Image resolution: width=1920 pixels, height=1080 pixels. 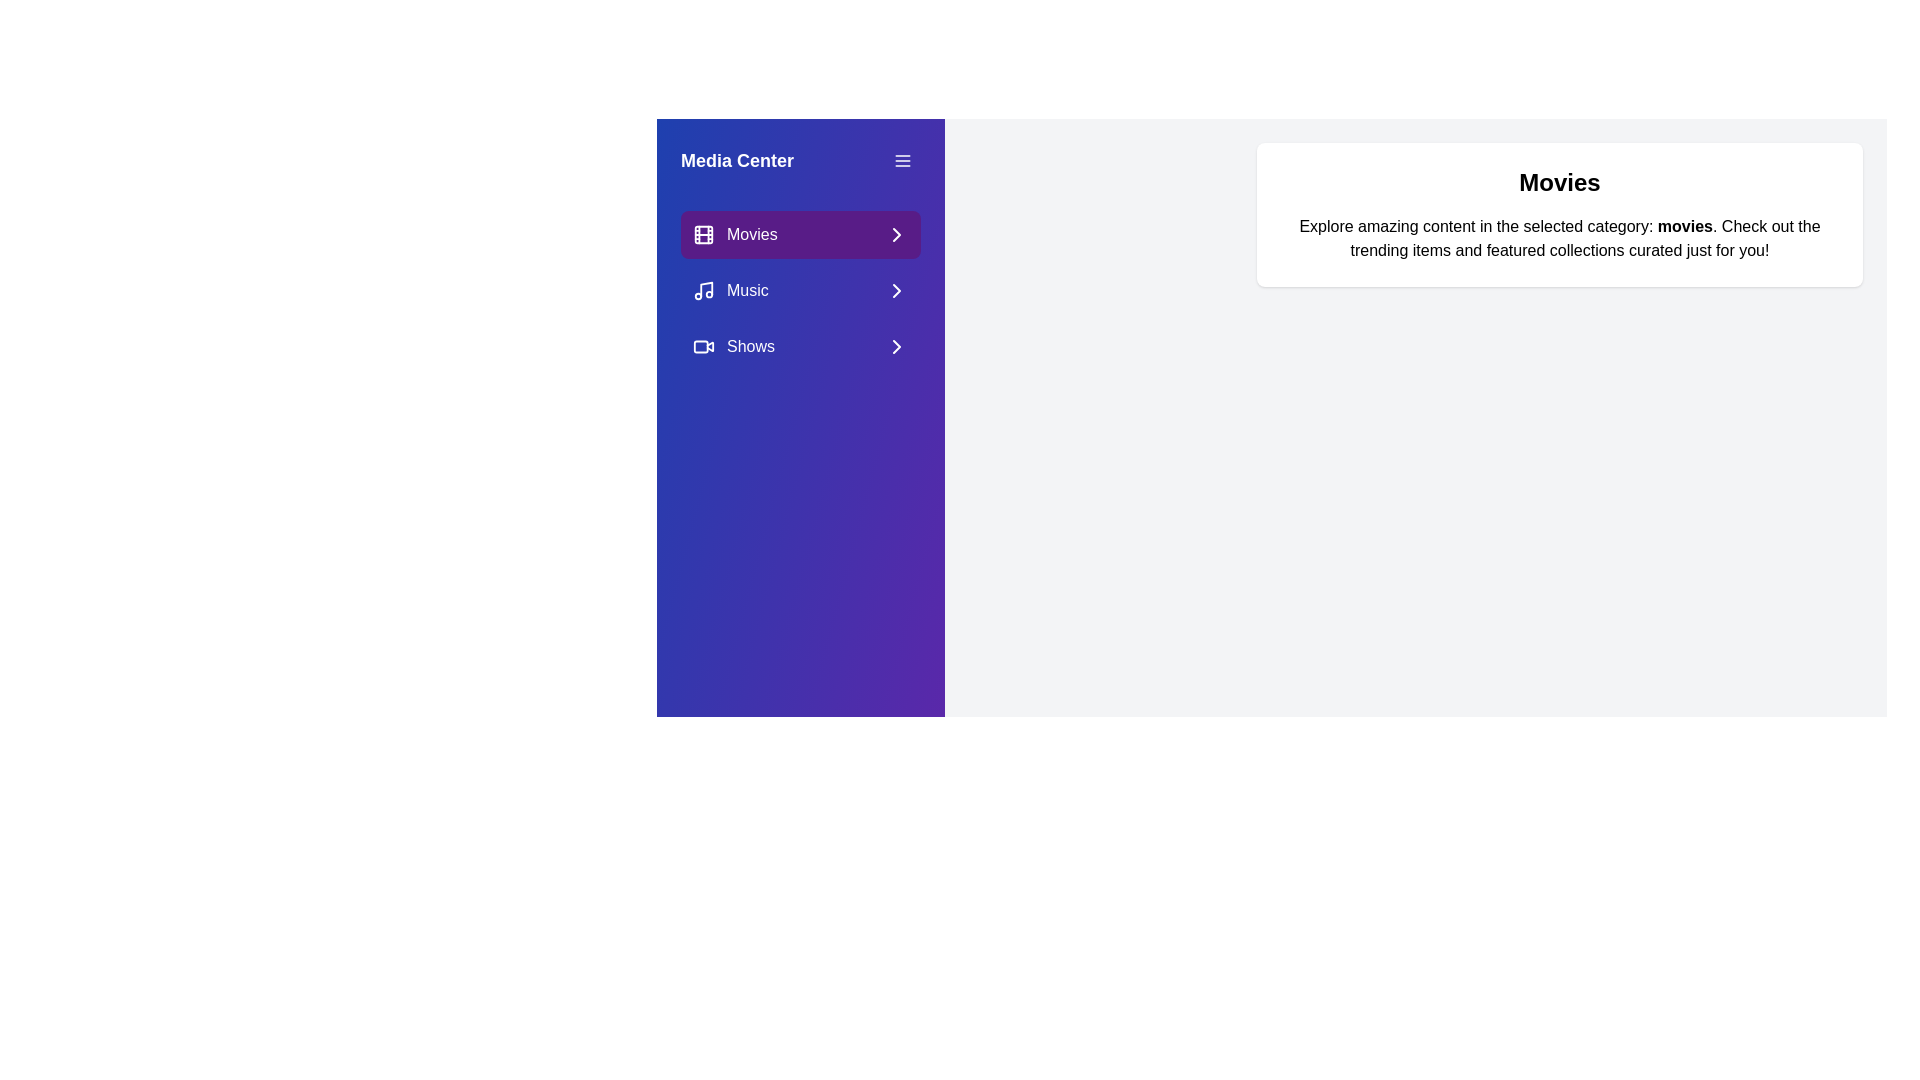 I want to click on the chevron-right icon located at the far-right end of the 'Movies' menu item in the sidebar navigation panel, so click(x=896, y=234).